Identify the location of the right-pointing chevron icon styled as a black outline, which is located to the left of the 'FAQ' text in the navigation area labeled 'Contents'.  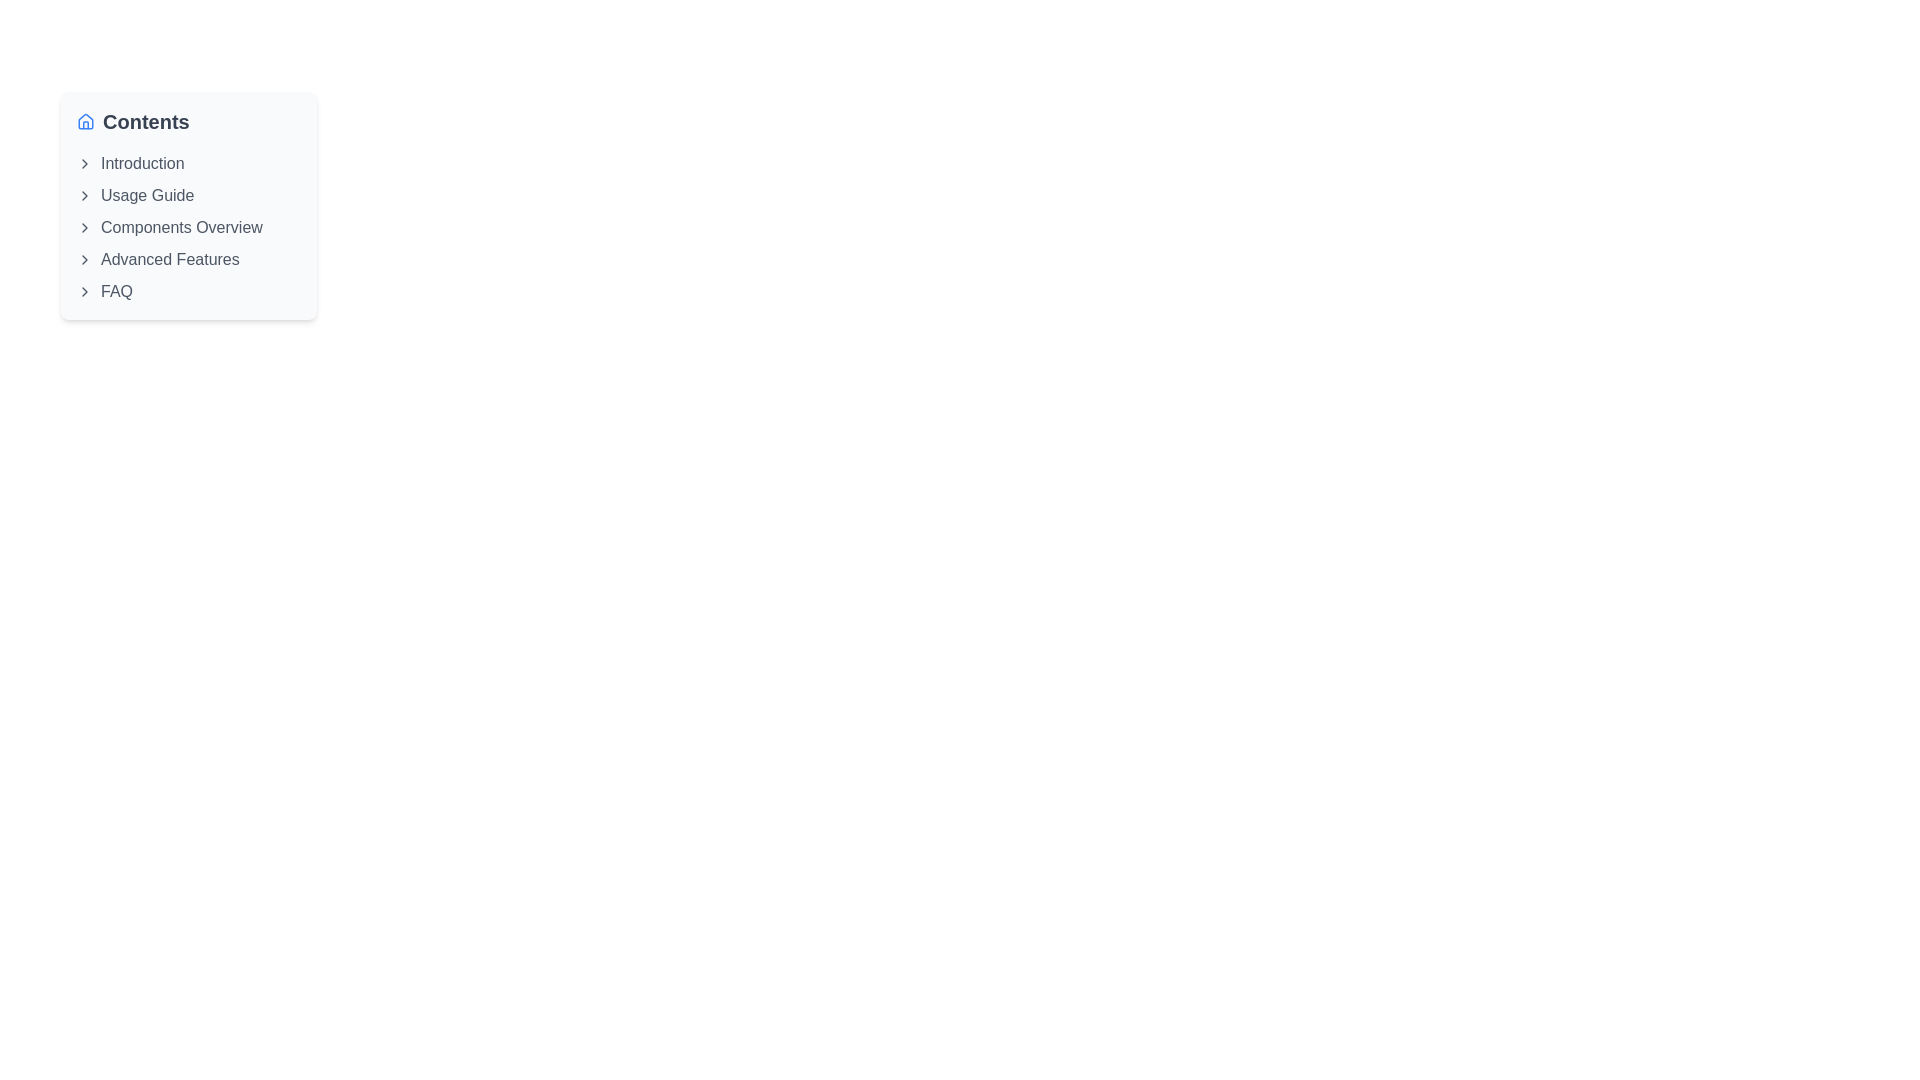
(84, 292).